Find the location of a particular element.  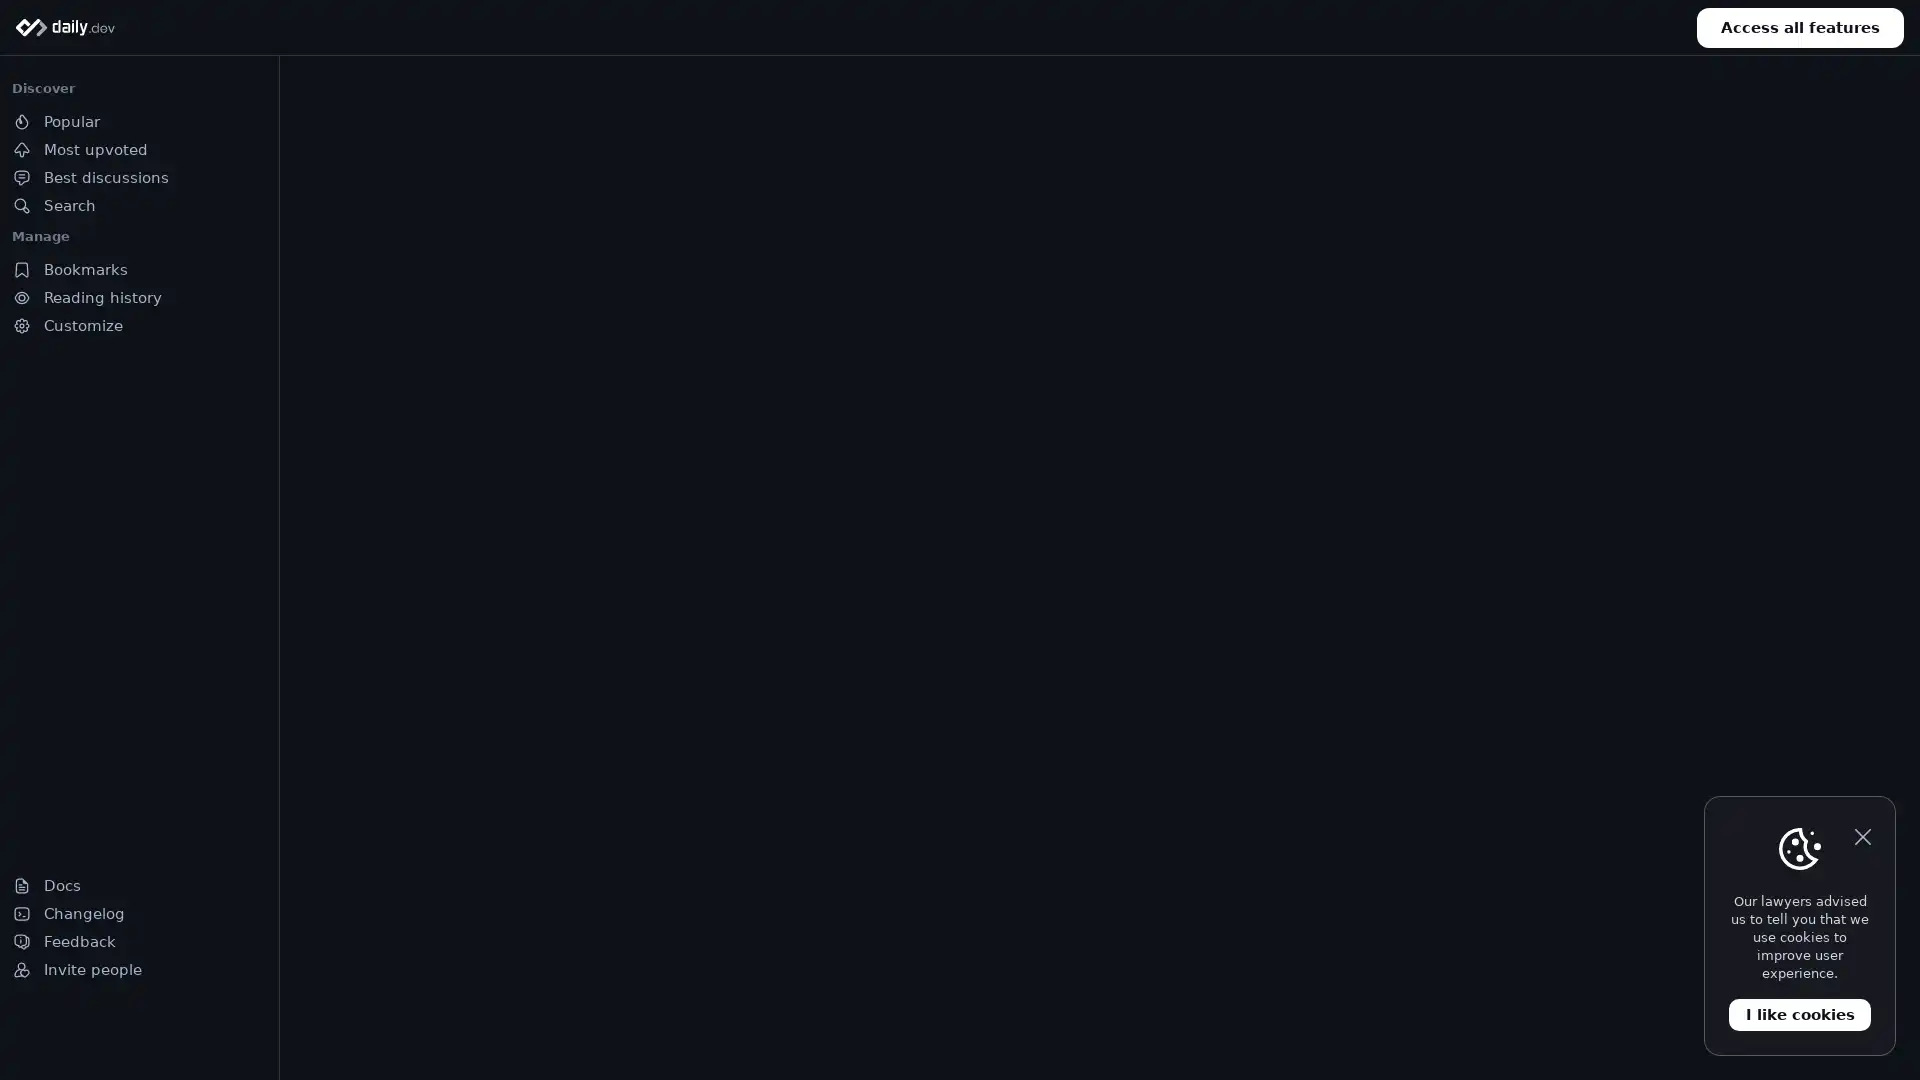

Upvote is located at coordinates (1512, 559).